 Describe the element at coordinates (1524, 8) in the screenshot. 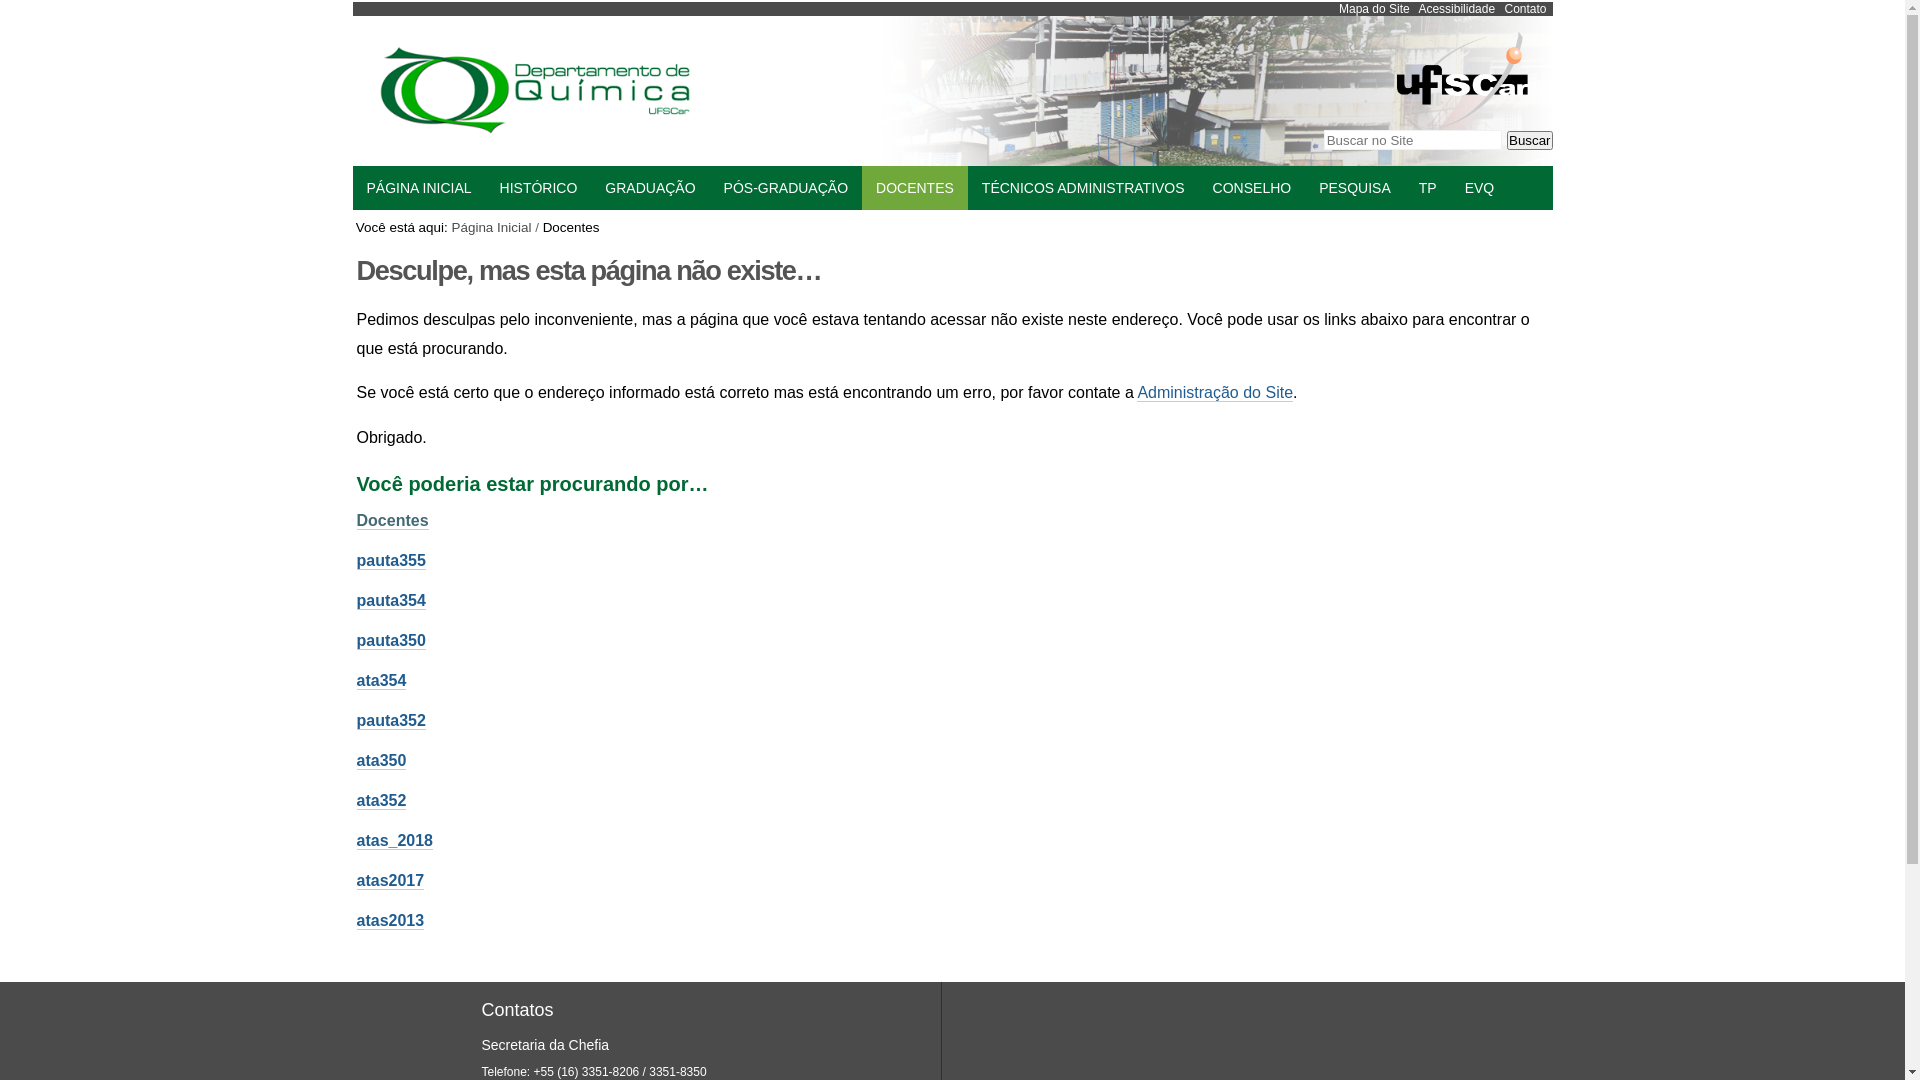

I see `'Contato'` at that location.